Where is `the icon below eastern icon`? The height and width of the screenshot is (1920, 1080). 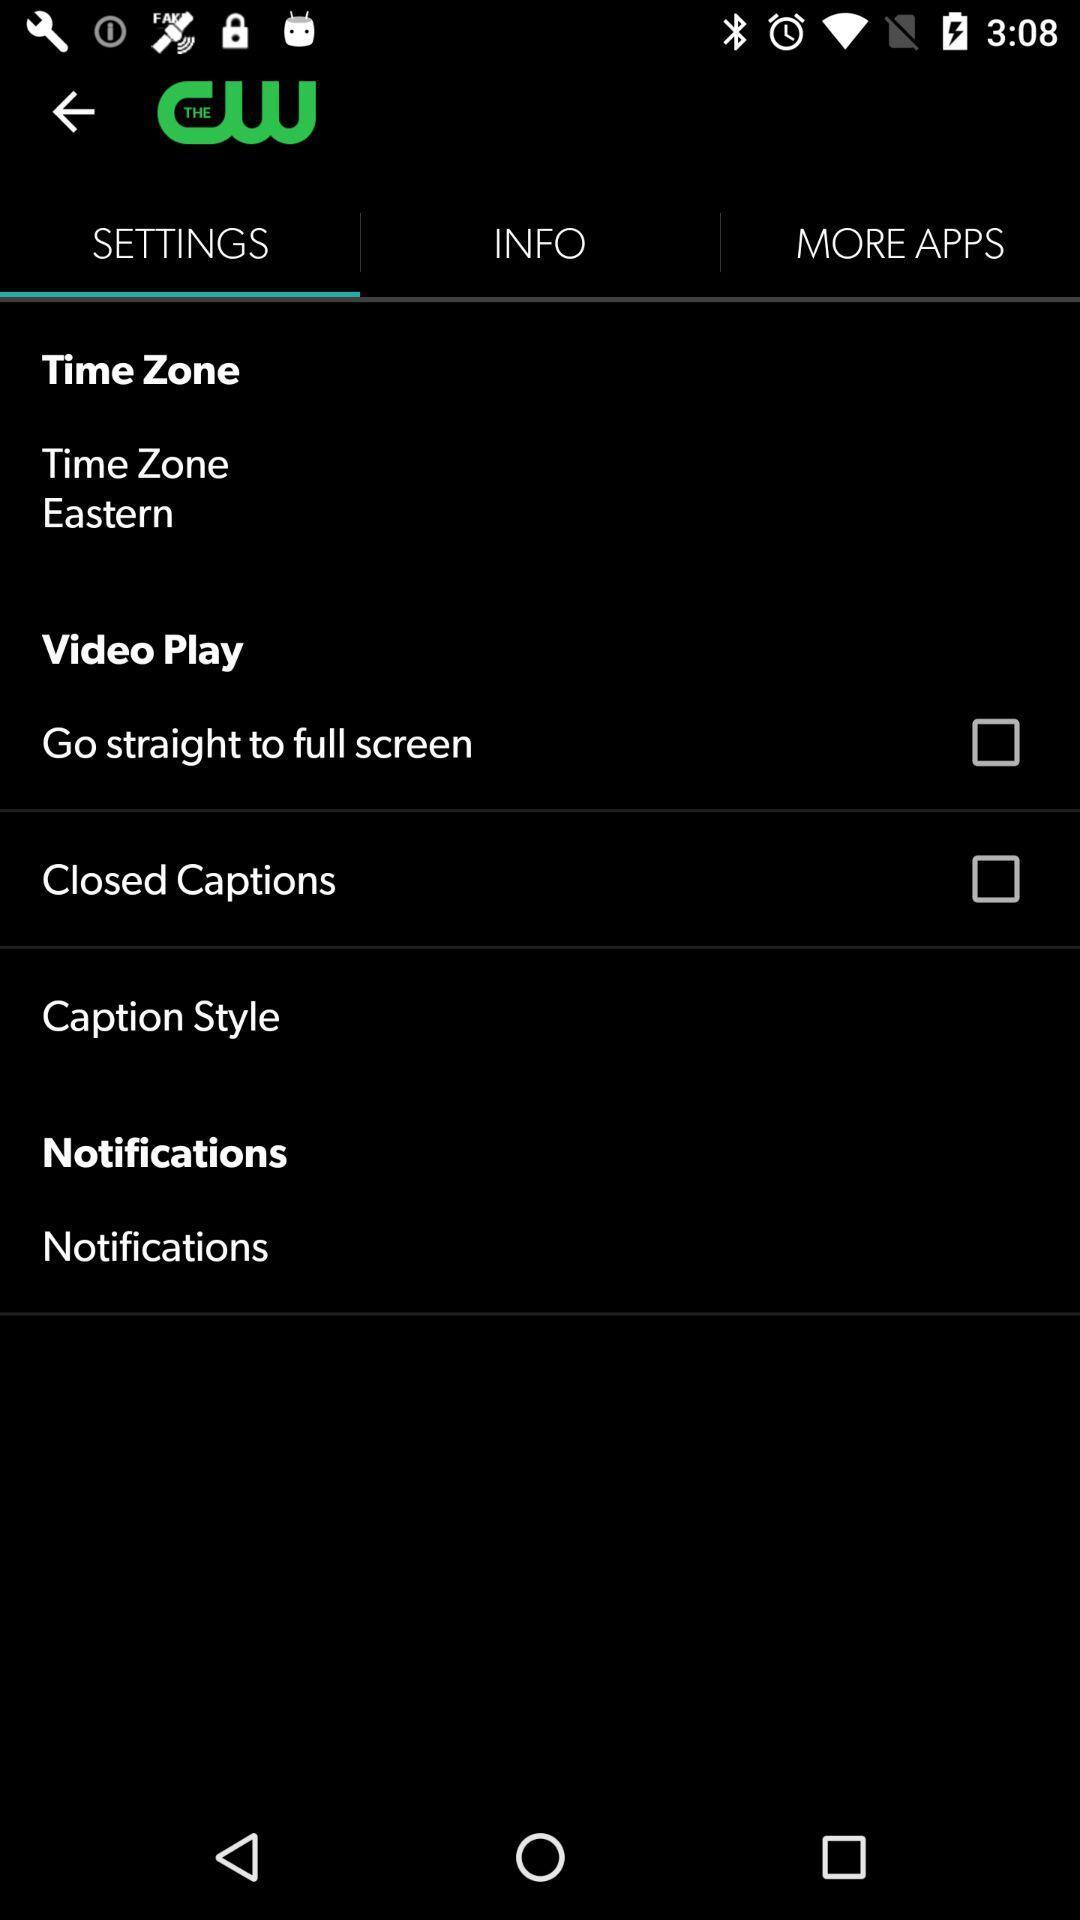
the icon below eastern icon is located at coordinates (540, 626).